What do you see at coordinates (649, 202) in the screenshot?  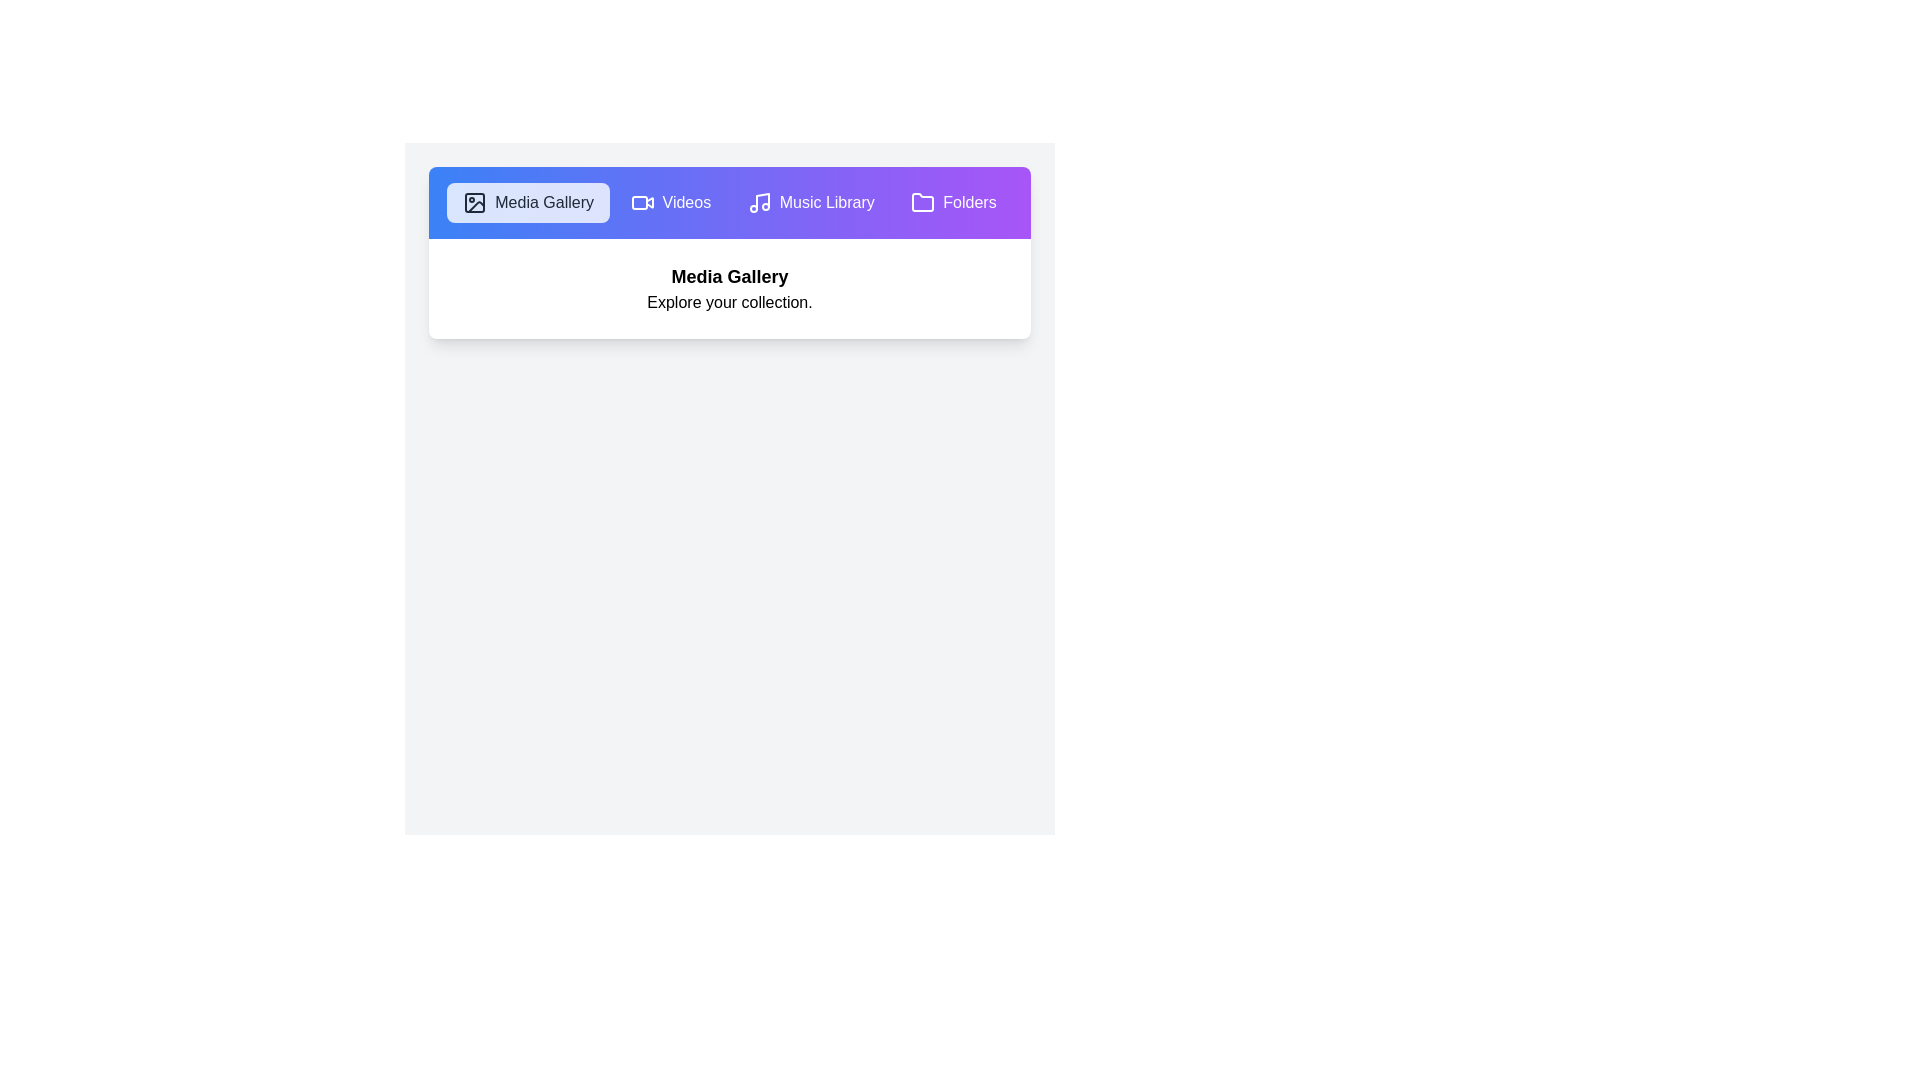 I see `the 'Videos' tab icon in the top navigation bar` at bounding box center [649, 202].